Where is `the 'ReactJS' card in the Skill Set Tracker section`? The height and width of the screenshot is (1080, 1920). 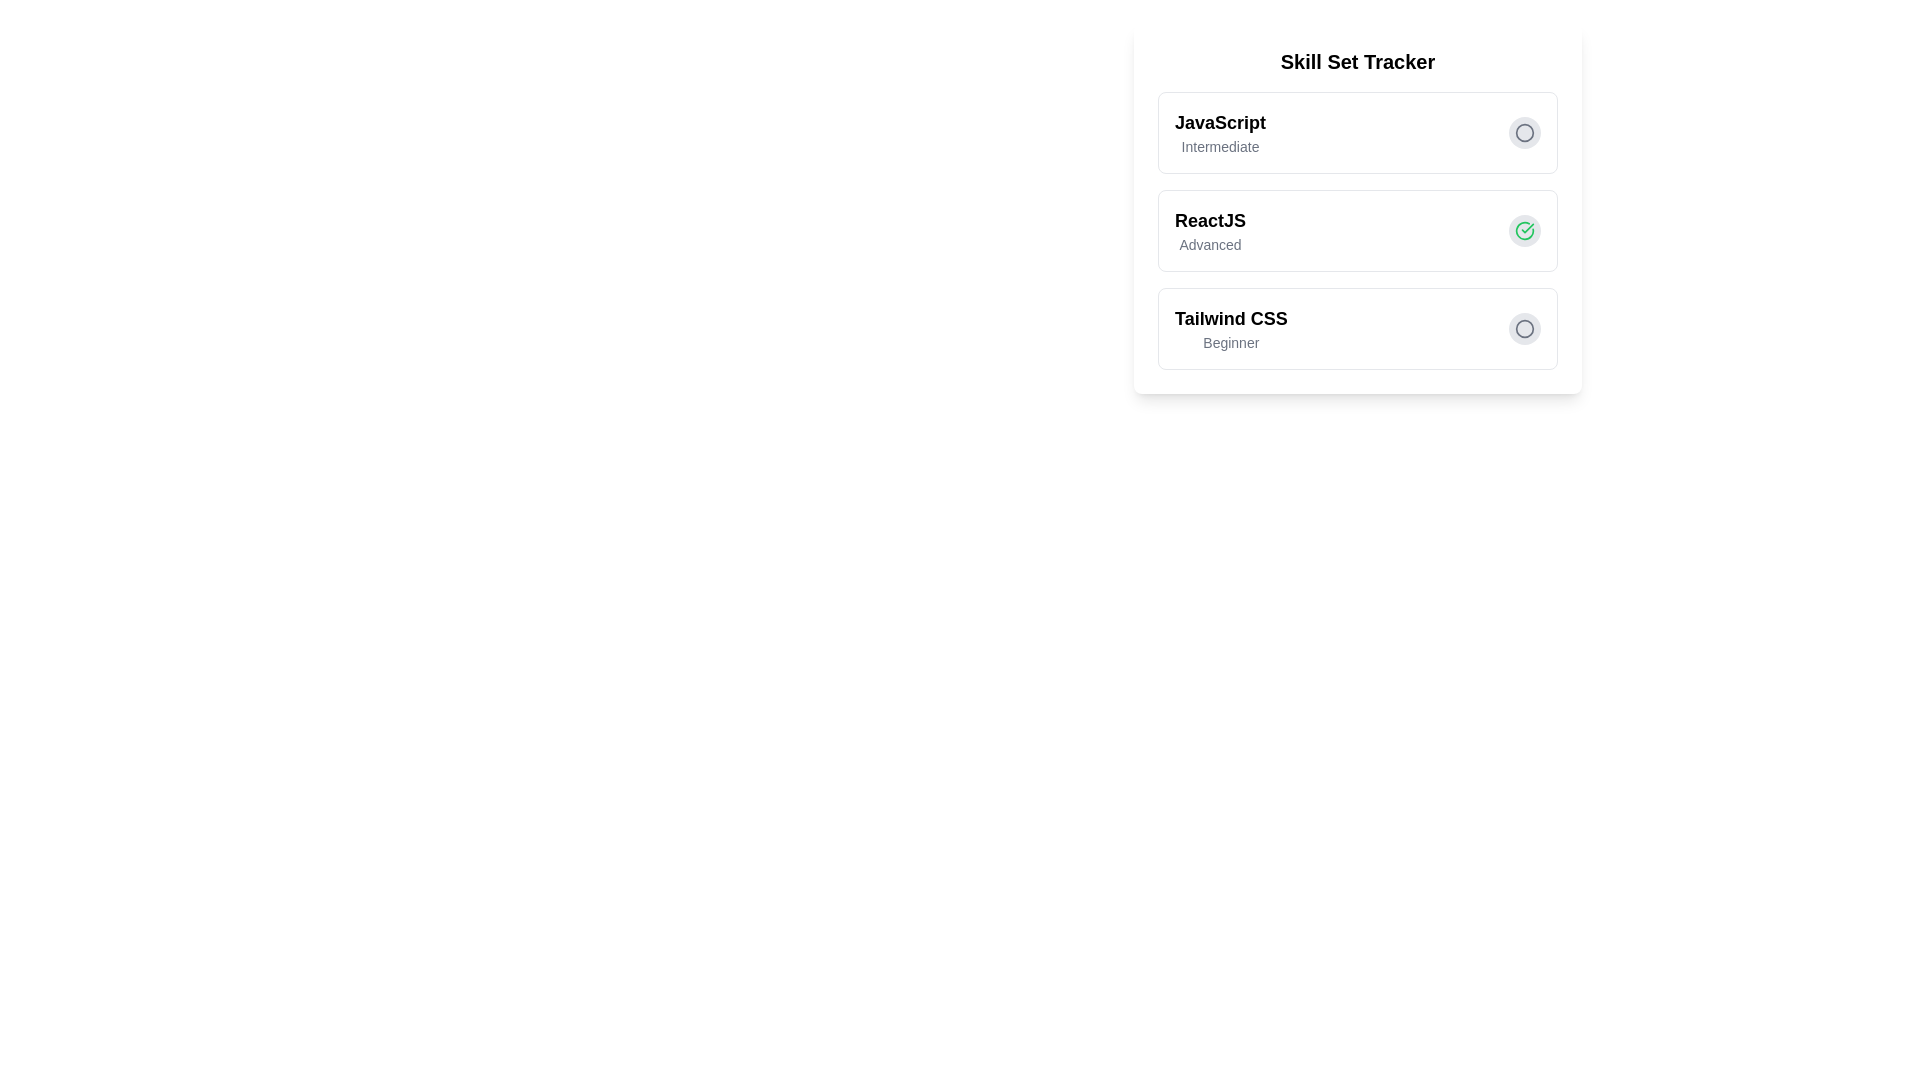
the 'ReactJS' card in the Skill Set Tracker section is located at coordinates (1358, 208).